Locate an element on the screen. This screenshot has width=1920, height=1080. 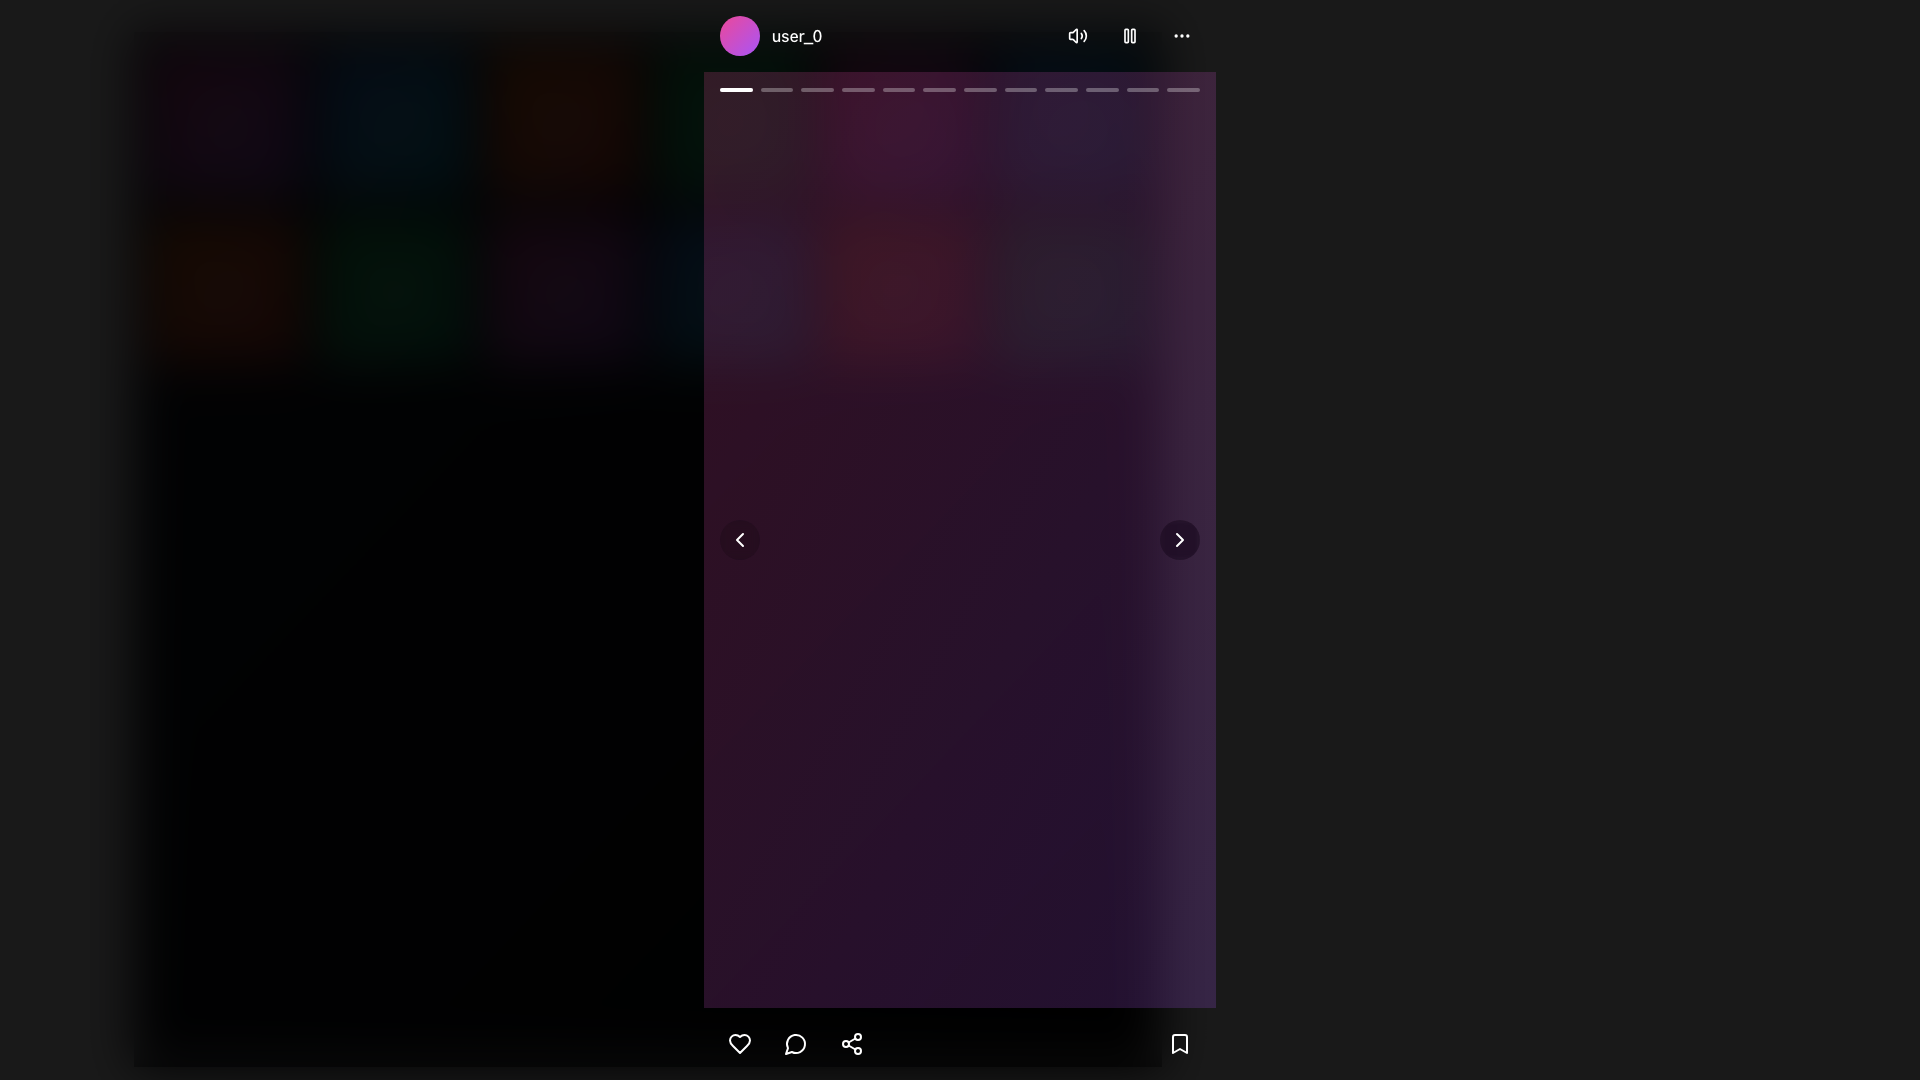
the Interactive visual card that has a gradient background transitioning from pink to purple and features a bold, white uppercase 'U' within a rounded, semi-transparent white circle is located at coordinates (562, 293).